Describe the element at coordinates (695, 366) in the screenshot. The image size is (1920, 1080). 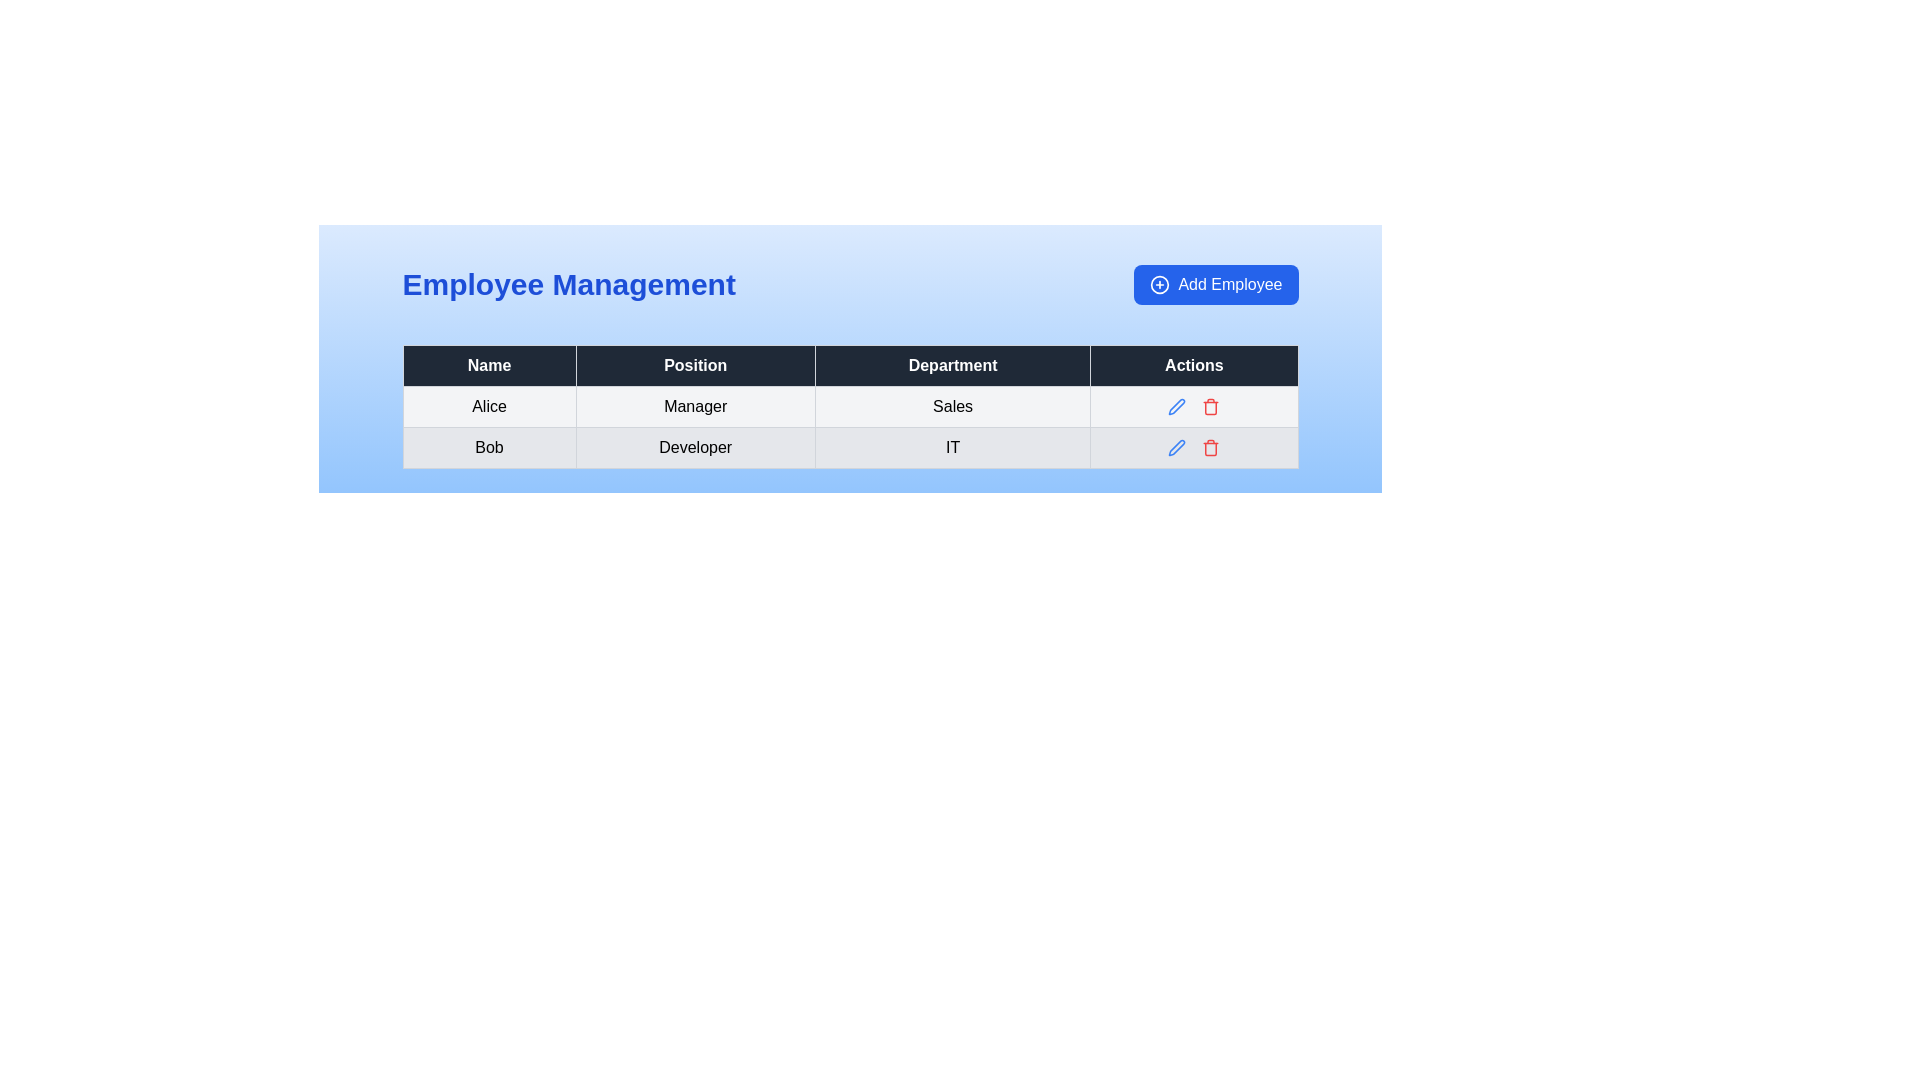
I see `the 'Position' table header, which is the second column in a table containing 'Name', 'Position', 'Department', and 'Actions'` at that location.